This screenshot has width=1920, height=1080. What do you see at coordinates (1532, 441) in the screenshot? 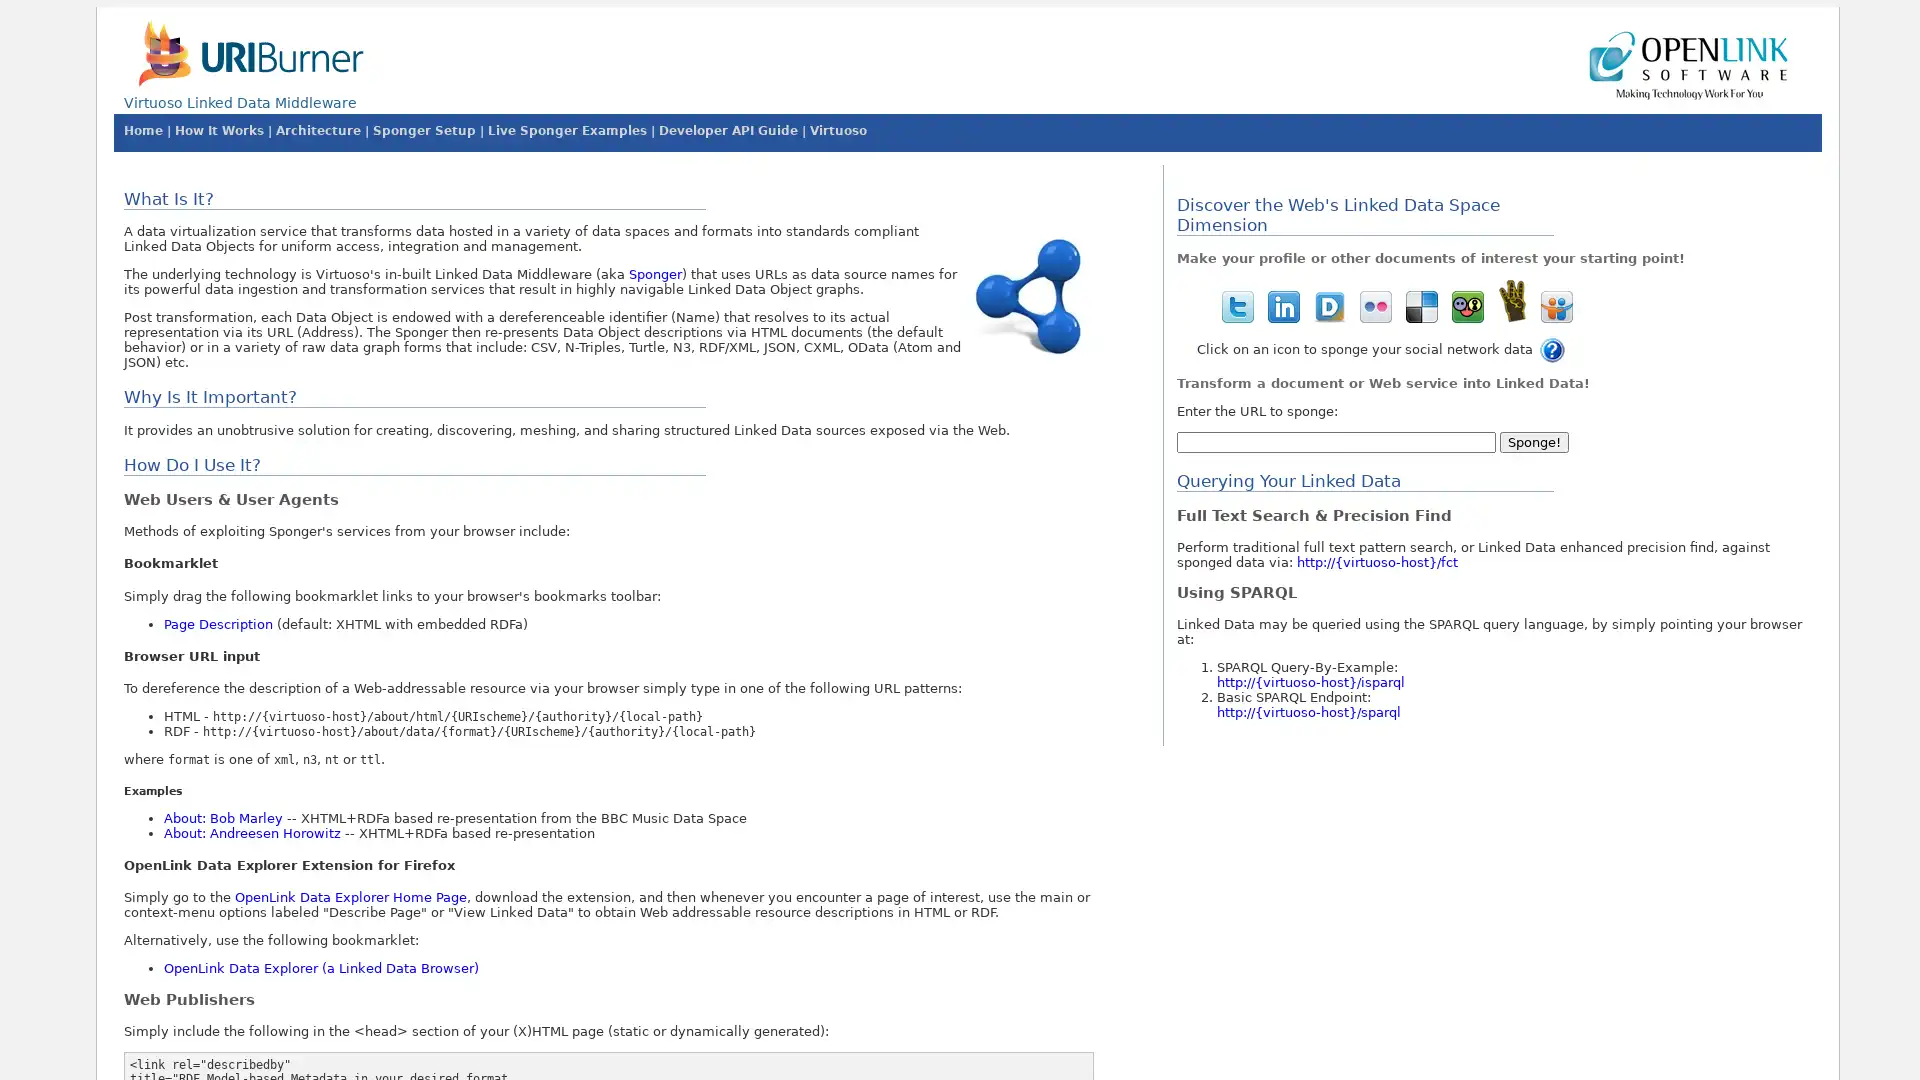
I see `Sponge!` at bounding box center [1532, 441].